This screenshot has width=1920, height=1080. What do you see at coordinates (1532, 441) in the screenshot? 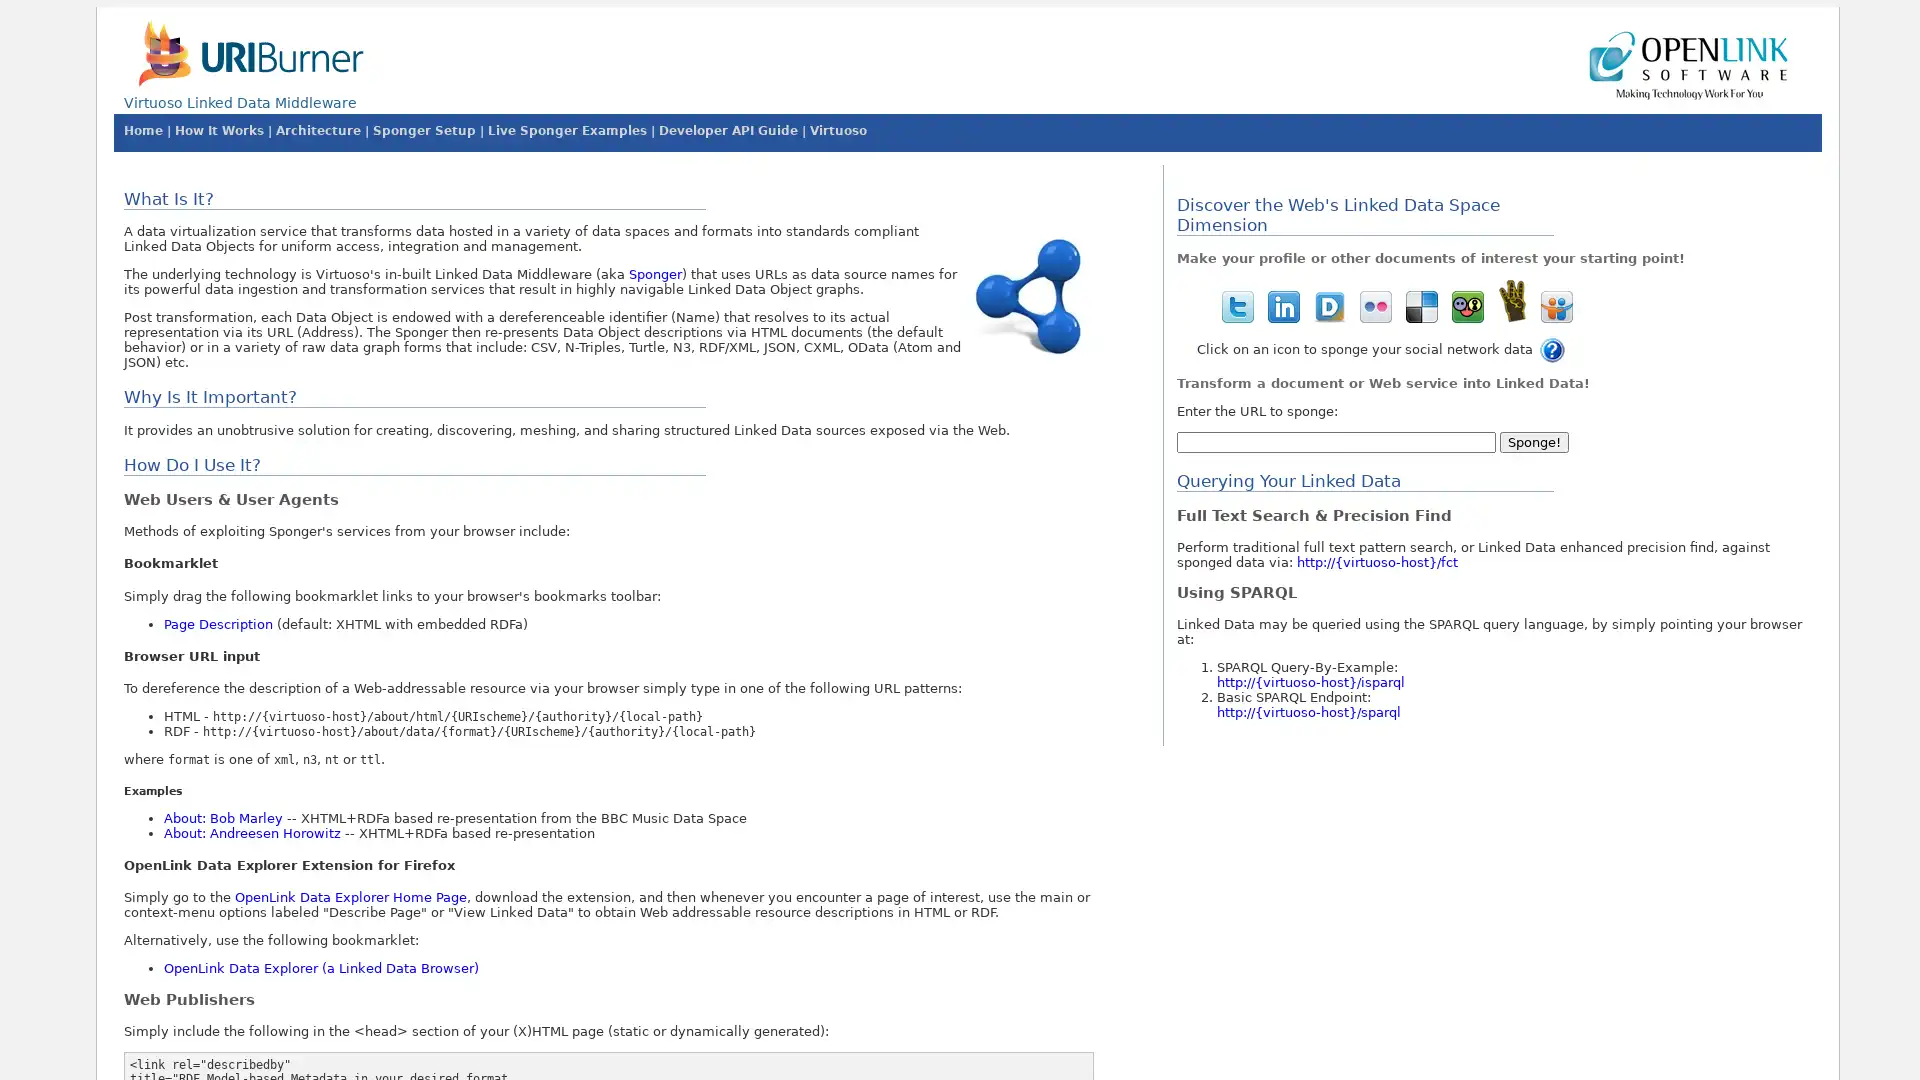
I see `Sponge!` at bounding box center [1532, 441].